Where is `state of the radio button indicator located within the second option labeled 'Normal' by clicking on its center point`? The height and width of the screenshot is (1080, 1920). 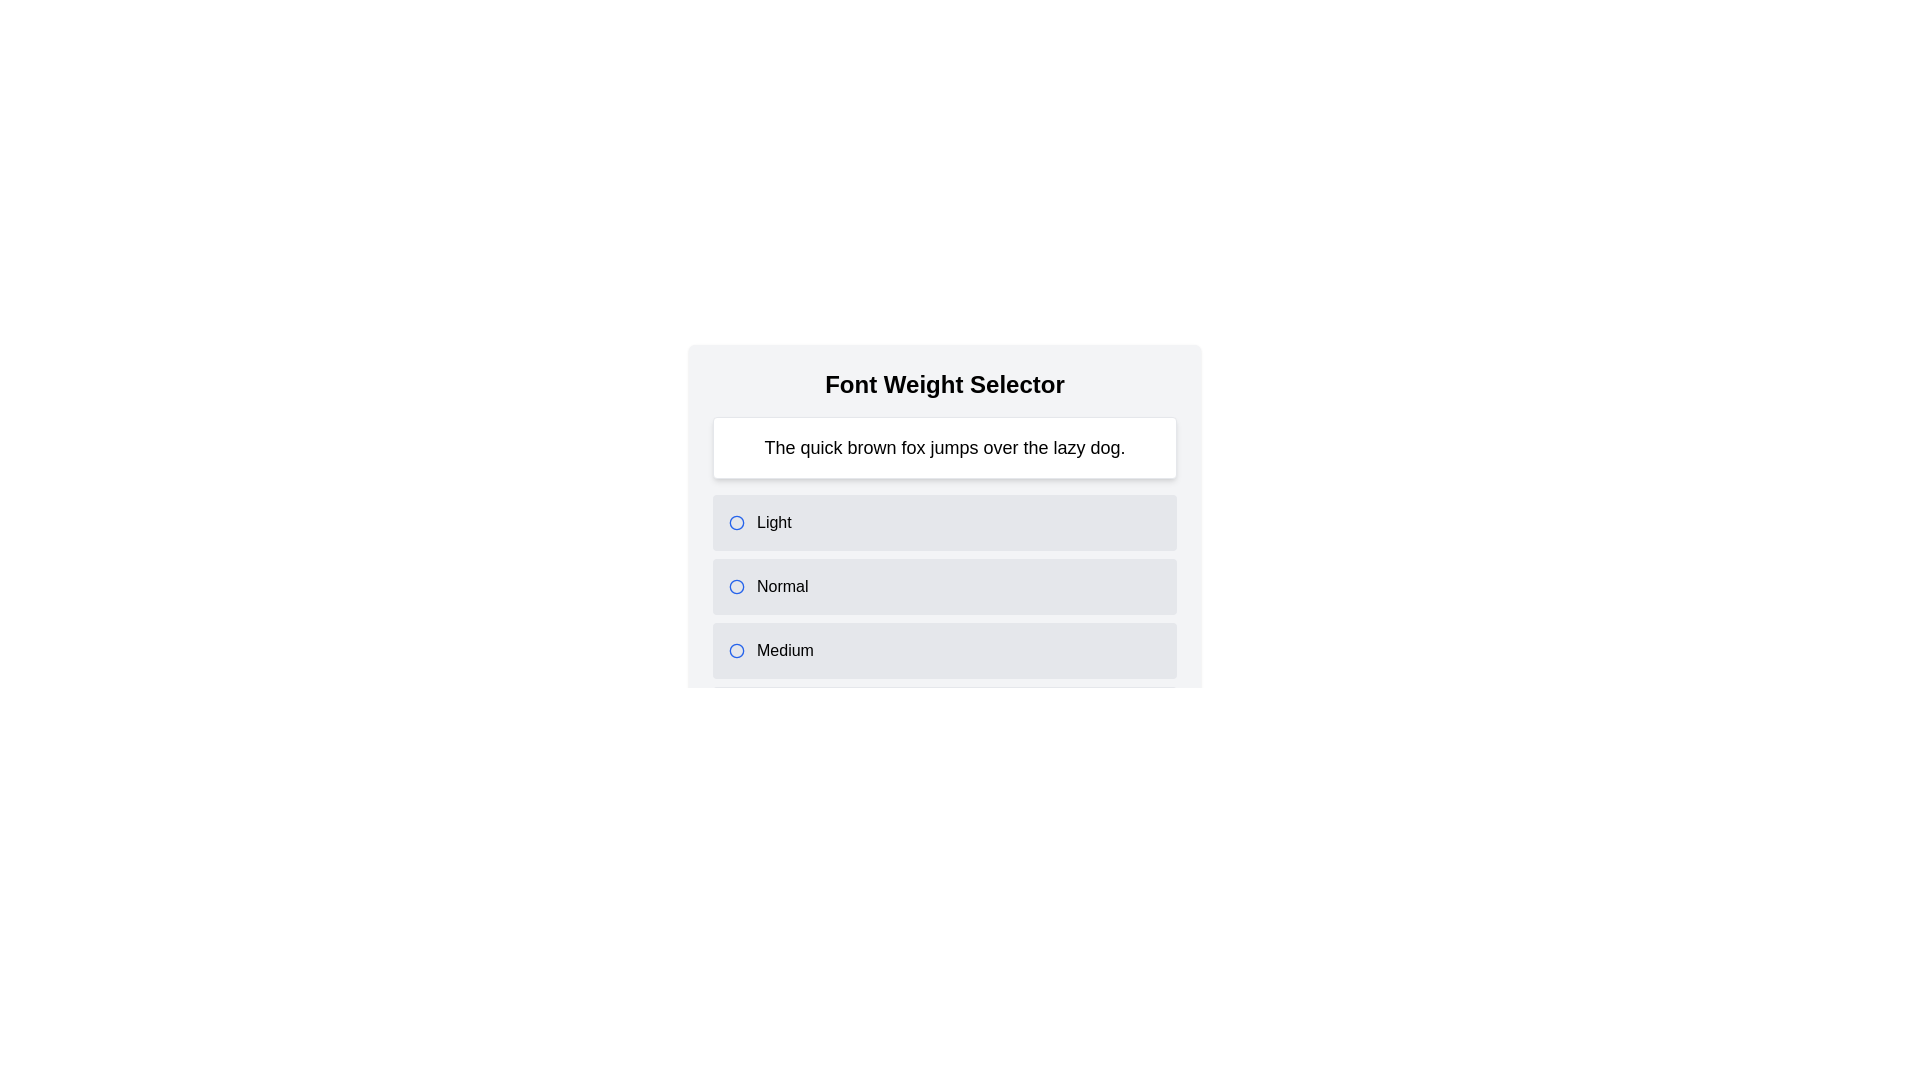
state of the radio button indicator located within the second option labeled 'Normal' by clicking on its center point is located at coordinates (736, 585).